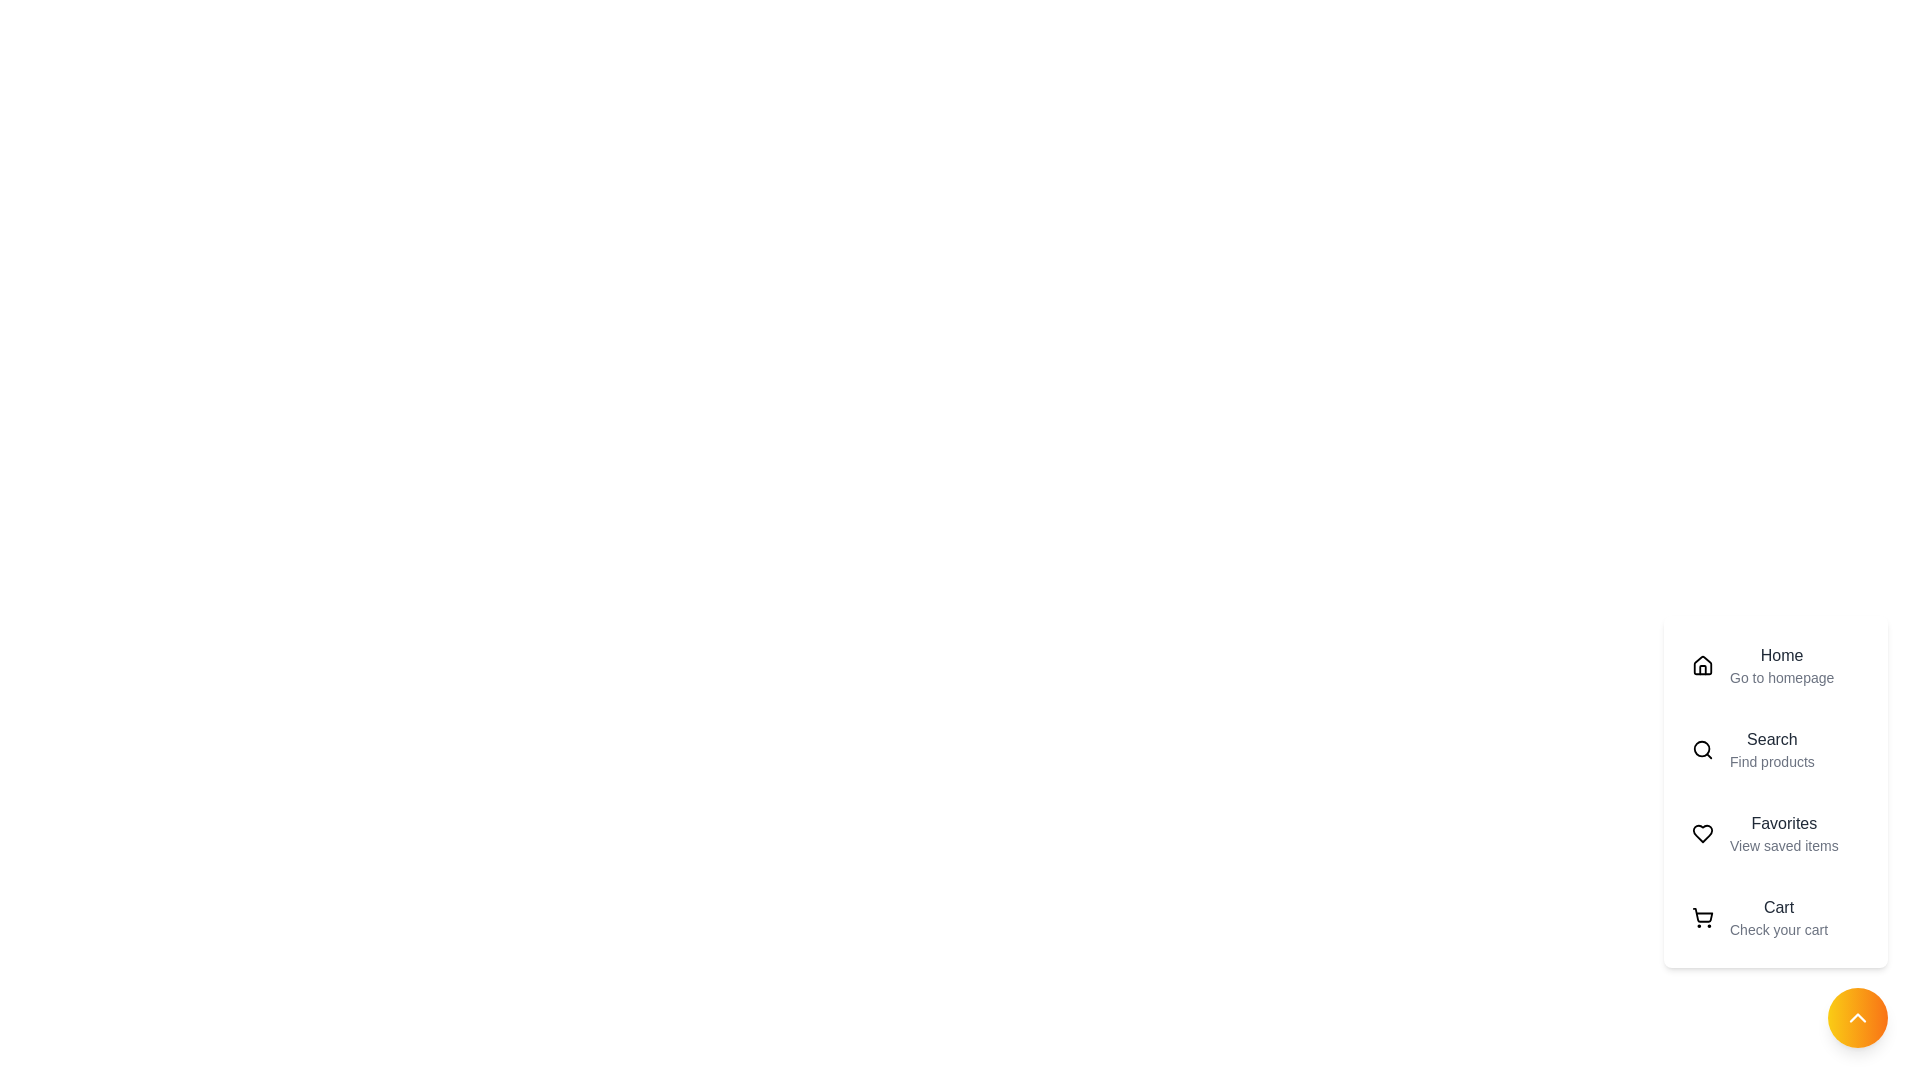 The image size is (1920, 1080). What do you see at coordinates (1776, 918) in the screenshot?
I see `the menu item labeled Cart to preview its details` at bounding box center [1776, 918].